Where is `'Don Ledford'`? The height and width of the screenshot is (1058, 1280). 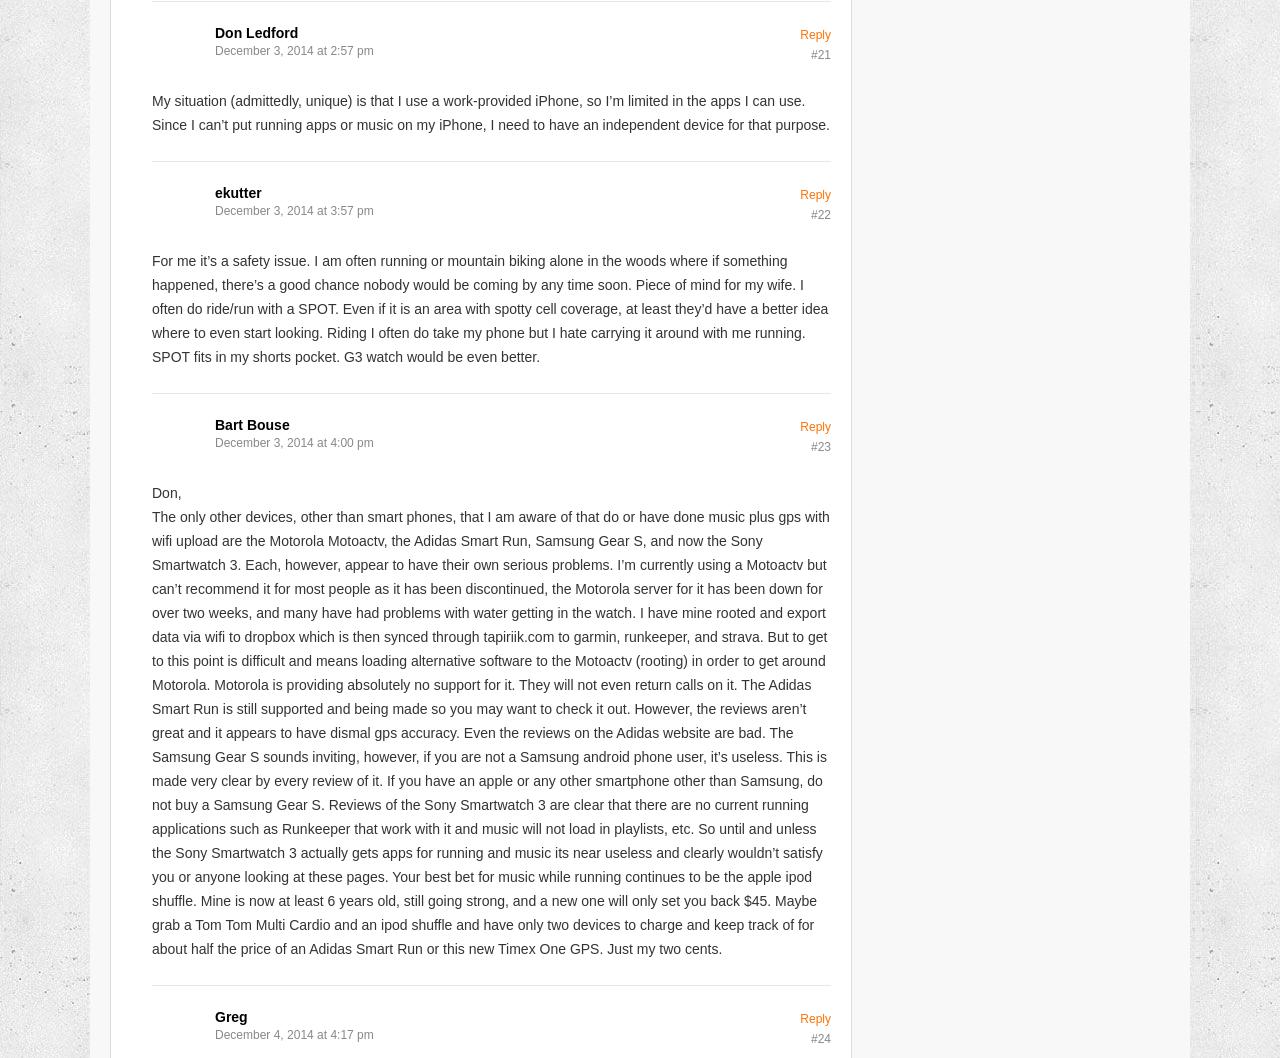
'Don Ledford' is located at coordinates (255, 31).